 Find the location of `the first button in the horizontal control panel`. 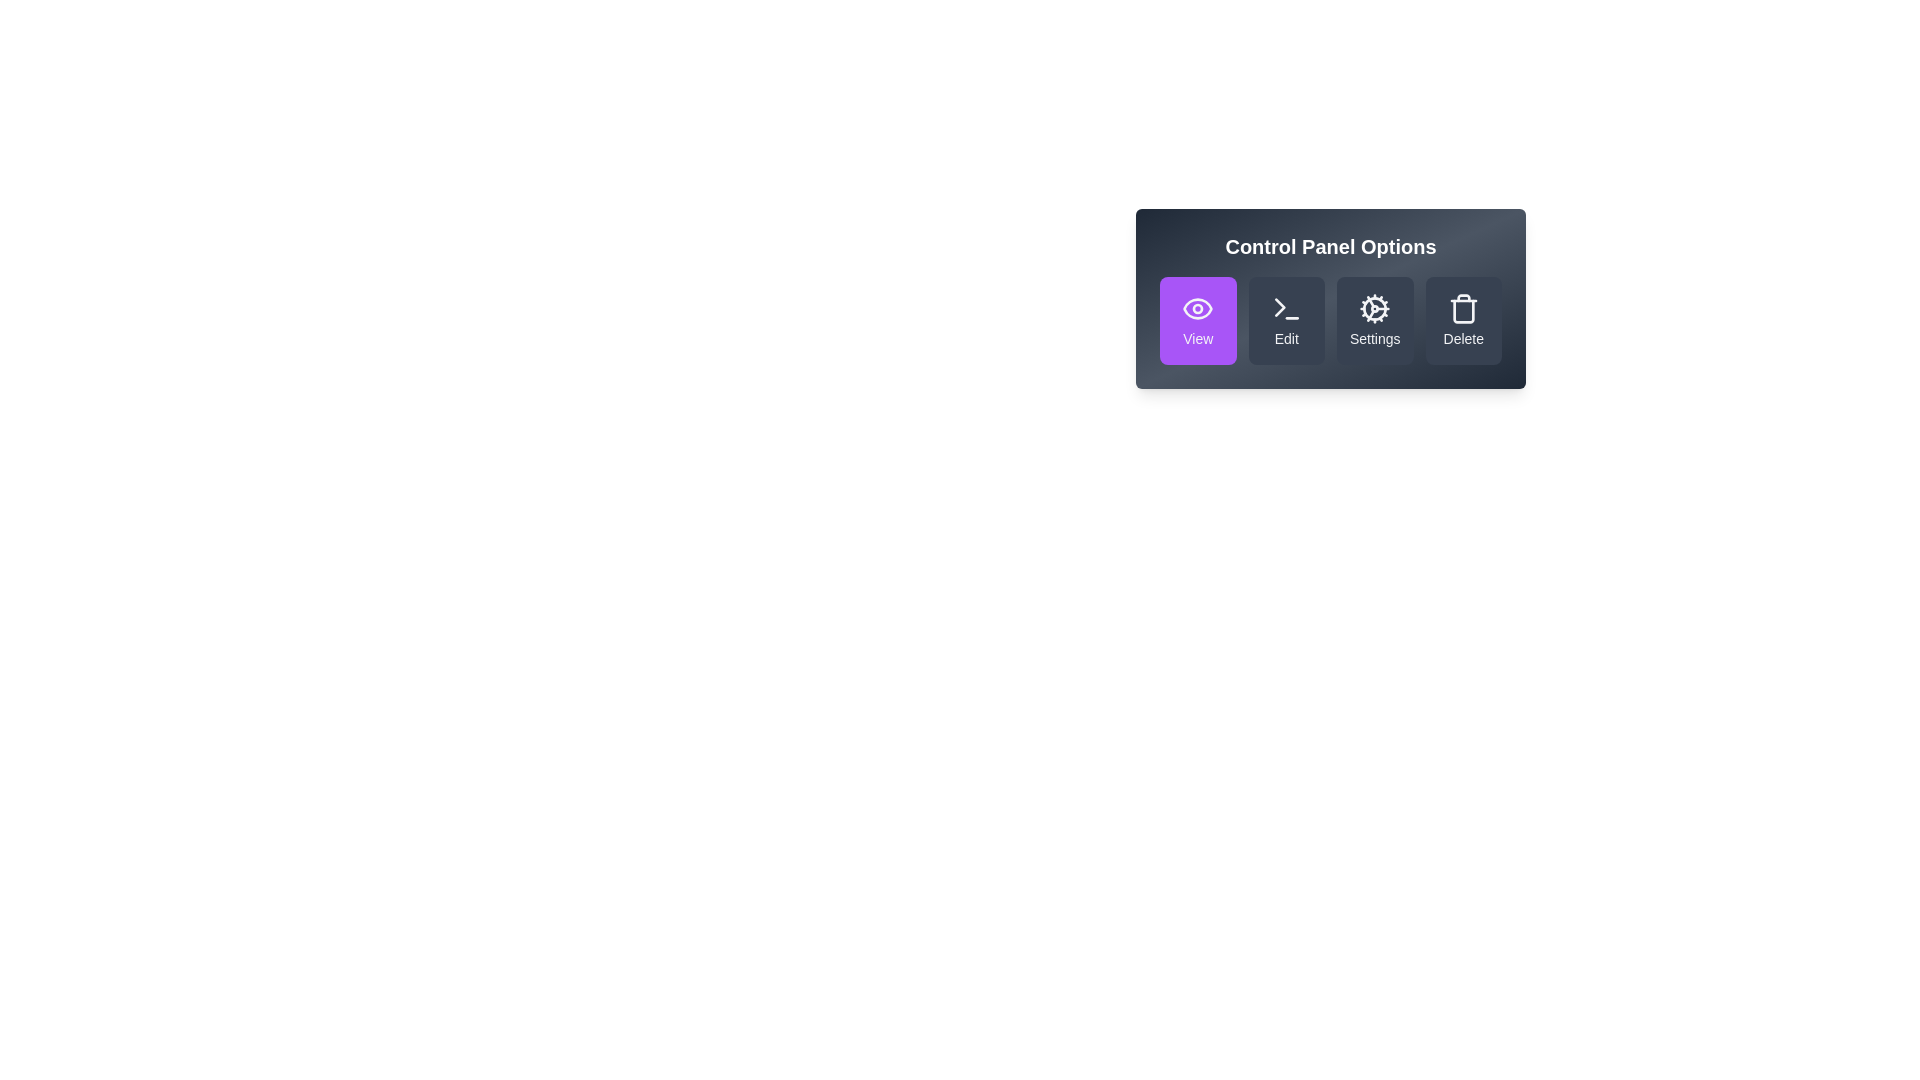

the first button in the horizontal control panel is located at coordinates (1198, 319).